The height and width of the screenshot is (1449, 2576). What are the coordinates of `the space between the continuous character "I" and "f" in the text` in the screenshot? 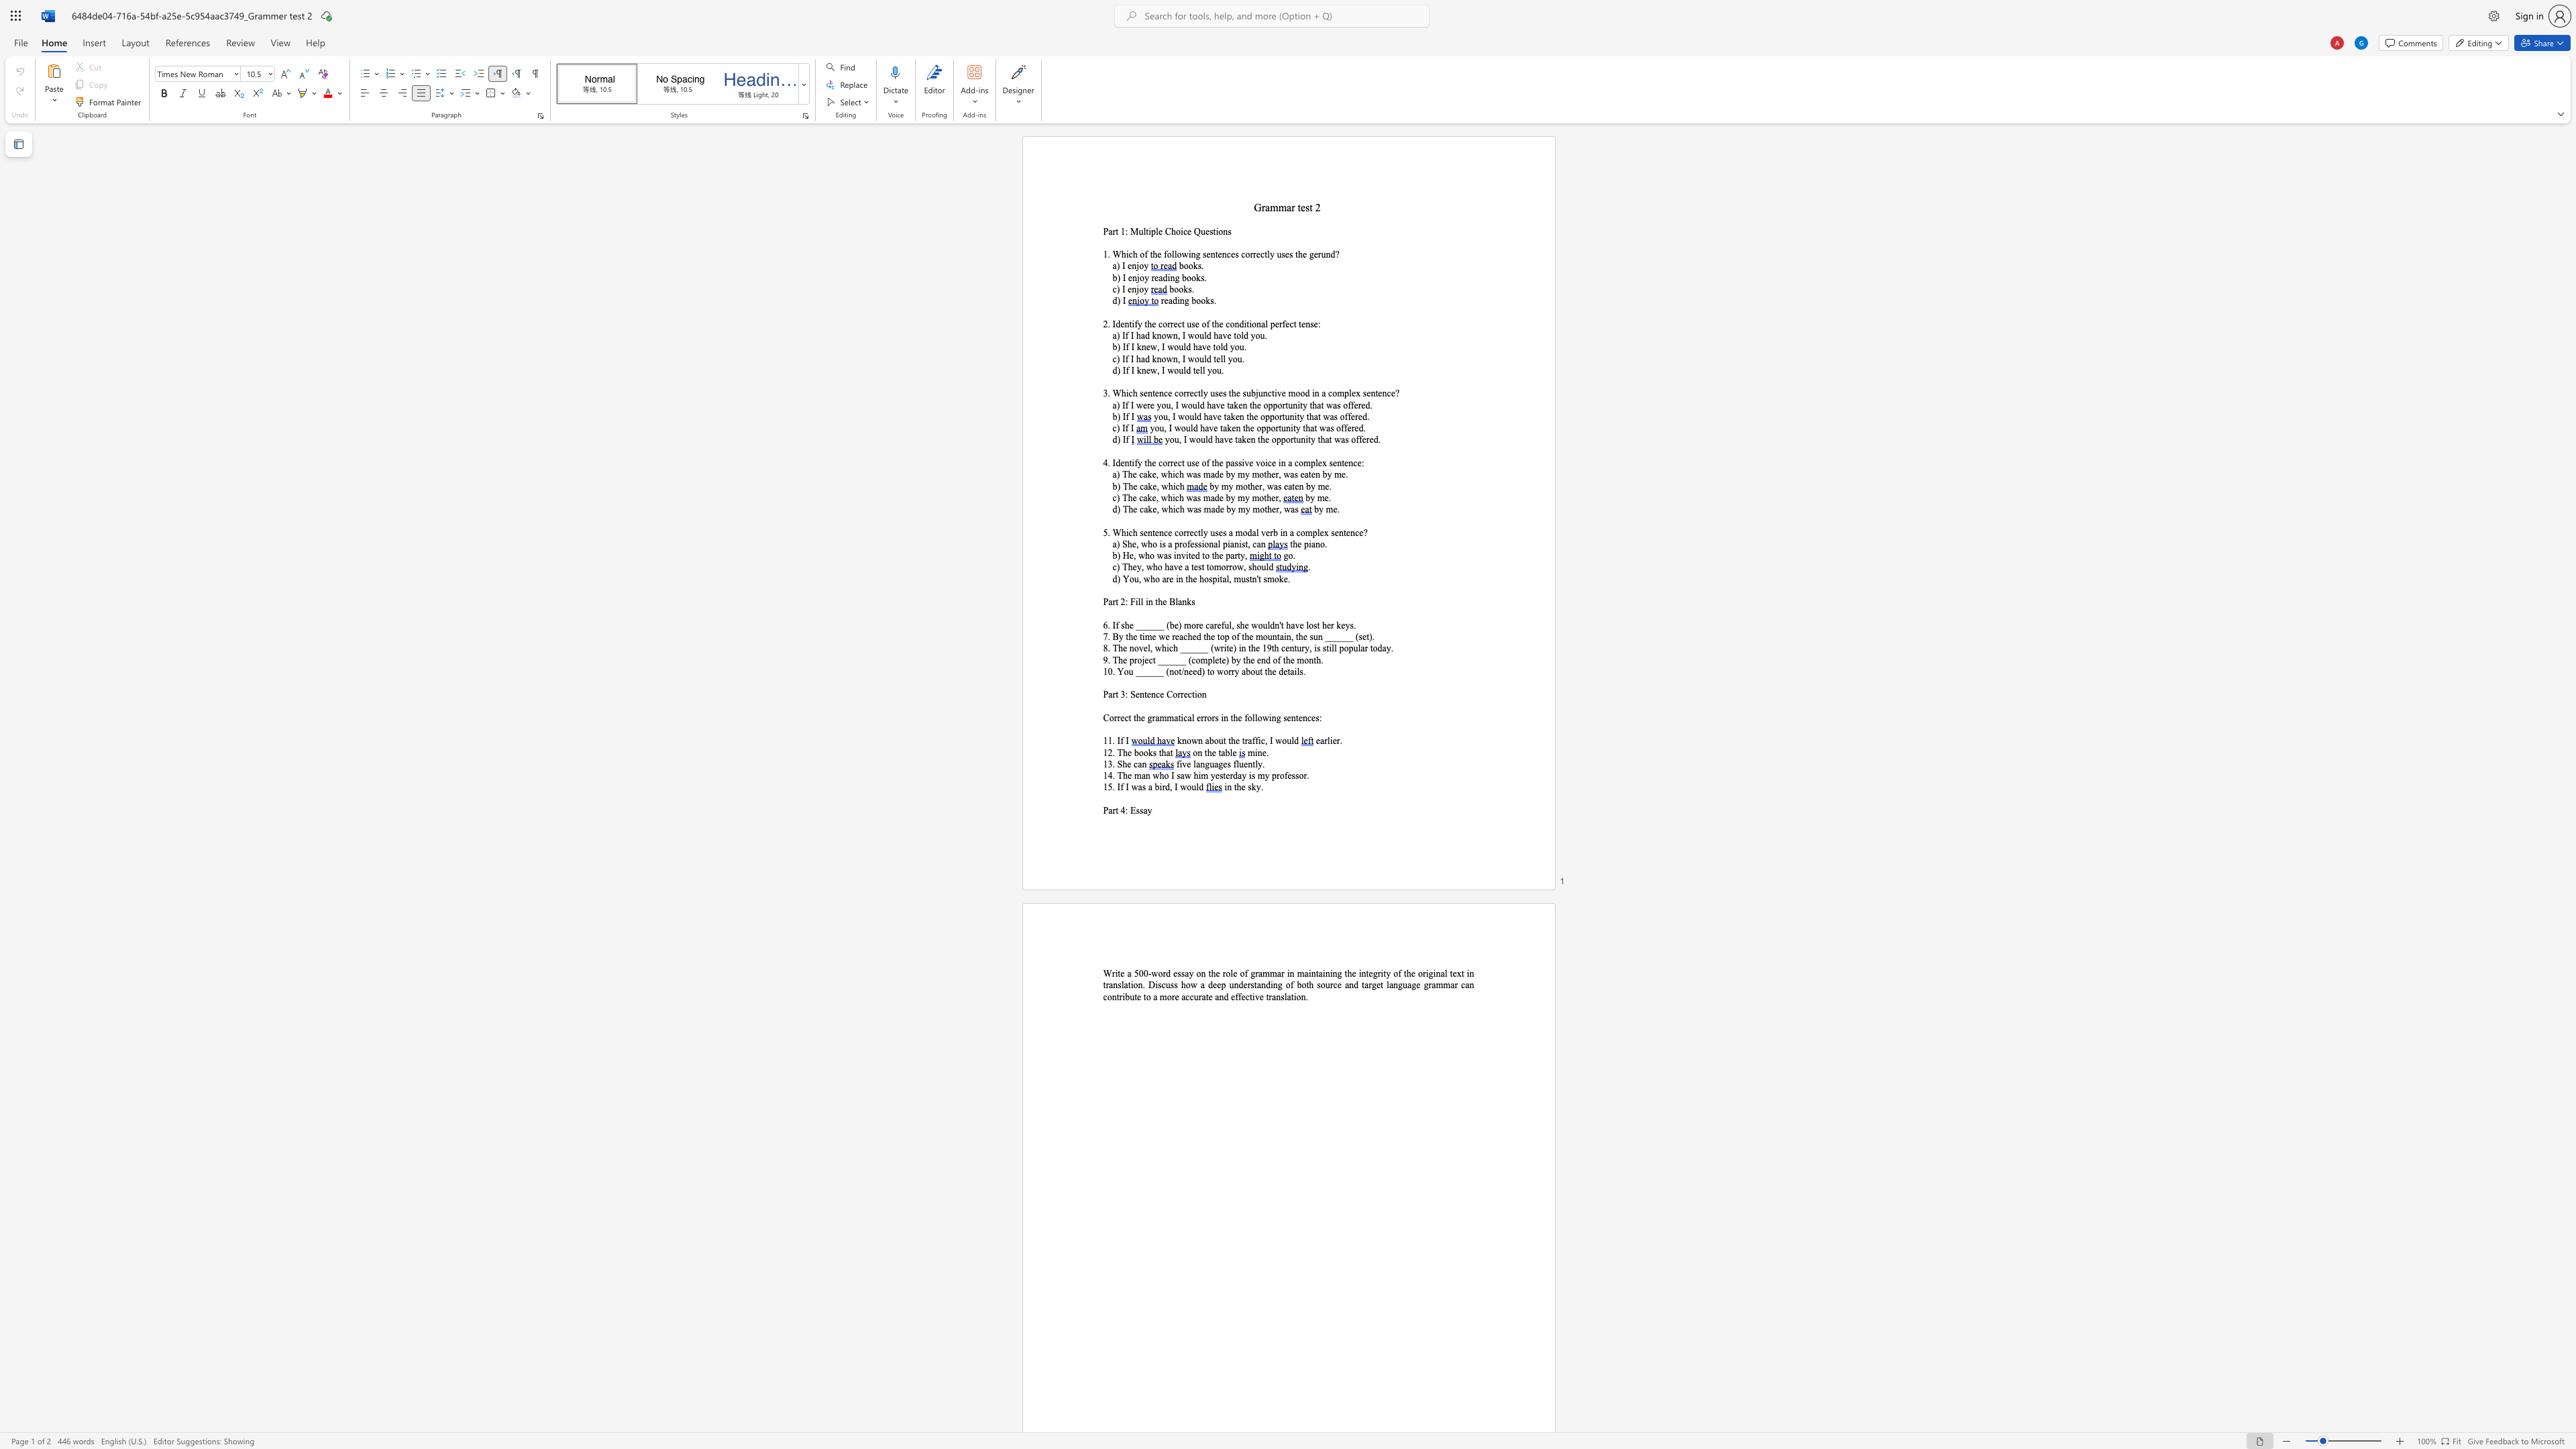 It's located at (1126, 415).